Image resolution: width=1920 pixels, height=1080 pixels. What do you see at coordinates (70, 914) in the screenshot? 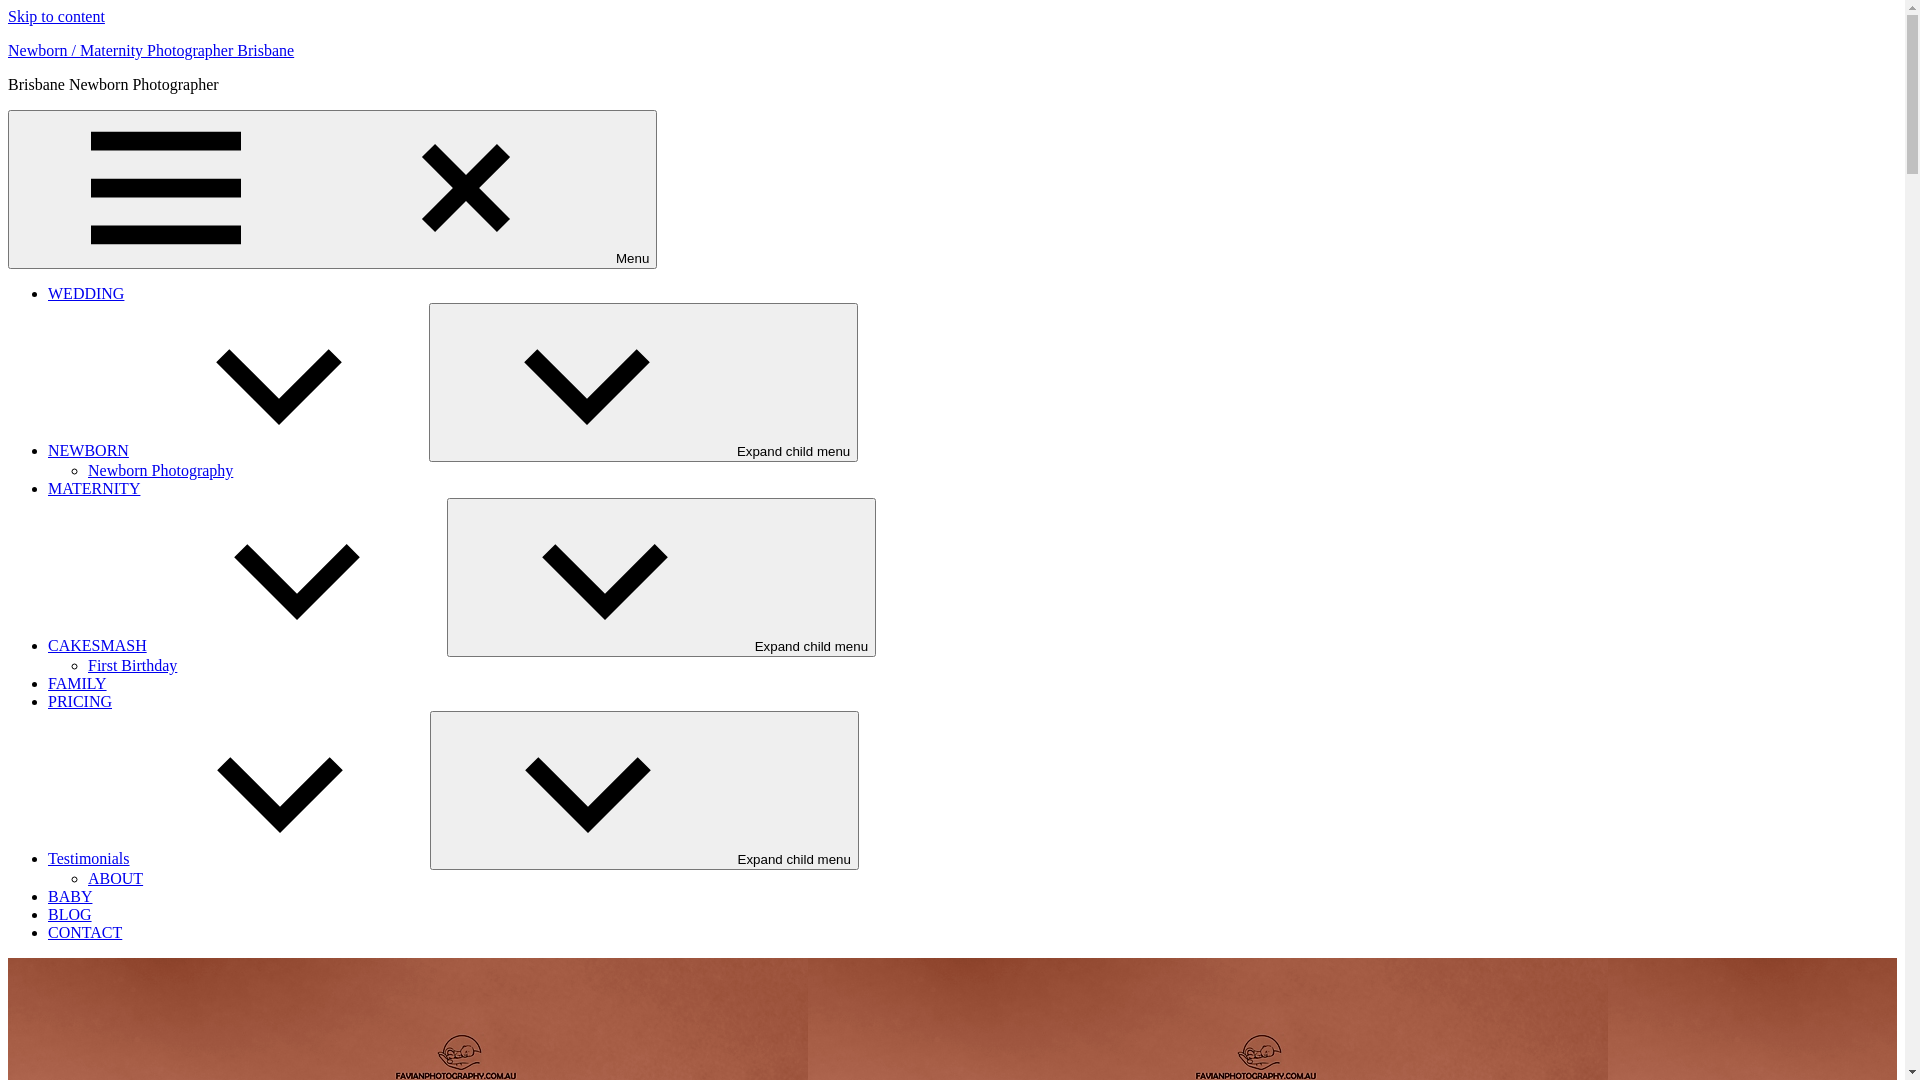
I see `'BLOG'` at bounding box center [70, 914].